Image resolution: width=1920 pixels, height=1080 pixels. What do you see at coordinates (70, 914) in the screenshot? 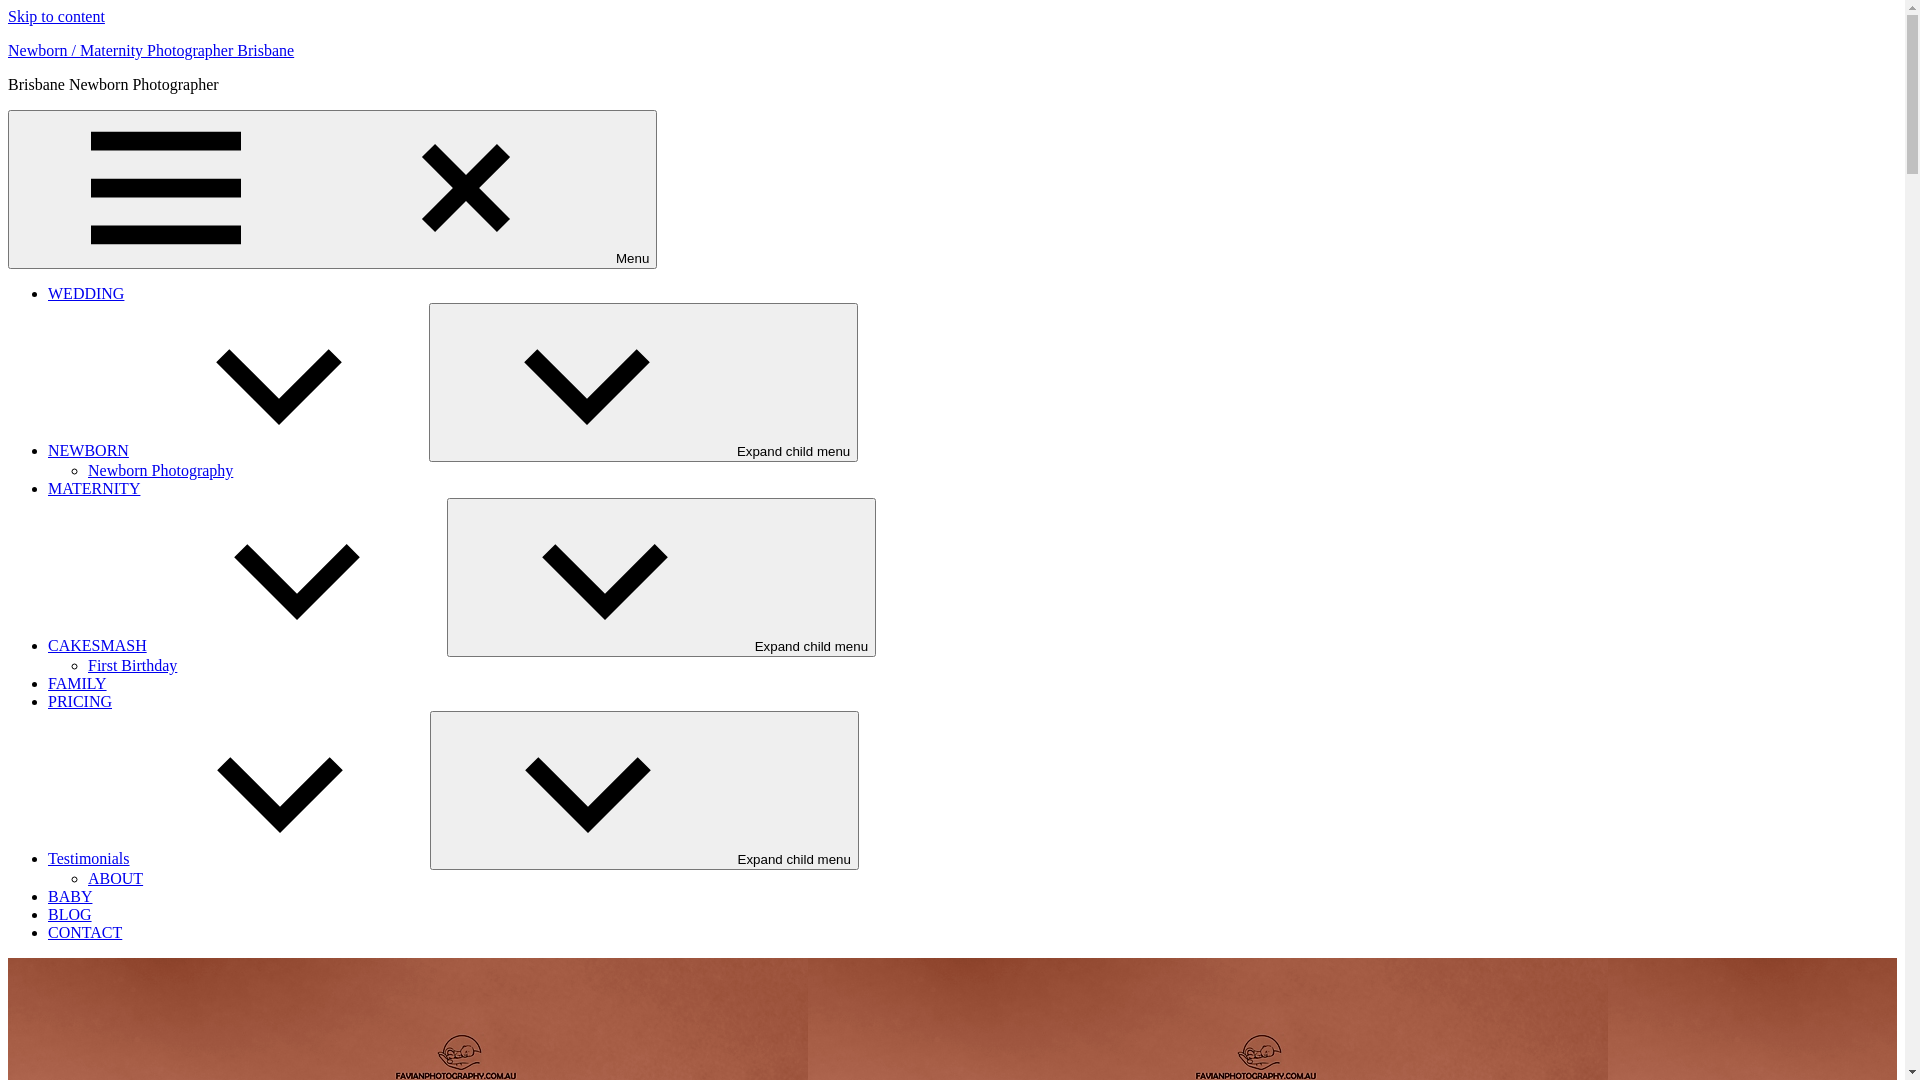
I see `'BLOG'` at bounding box center [70, 914].